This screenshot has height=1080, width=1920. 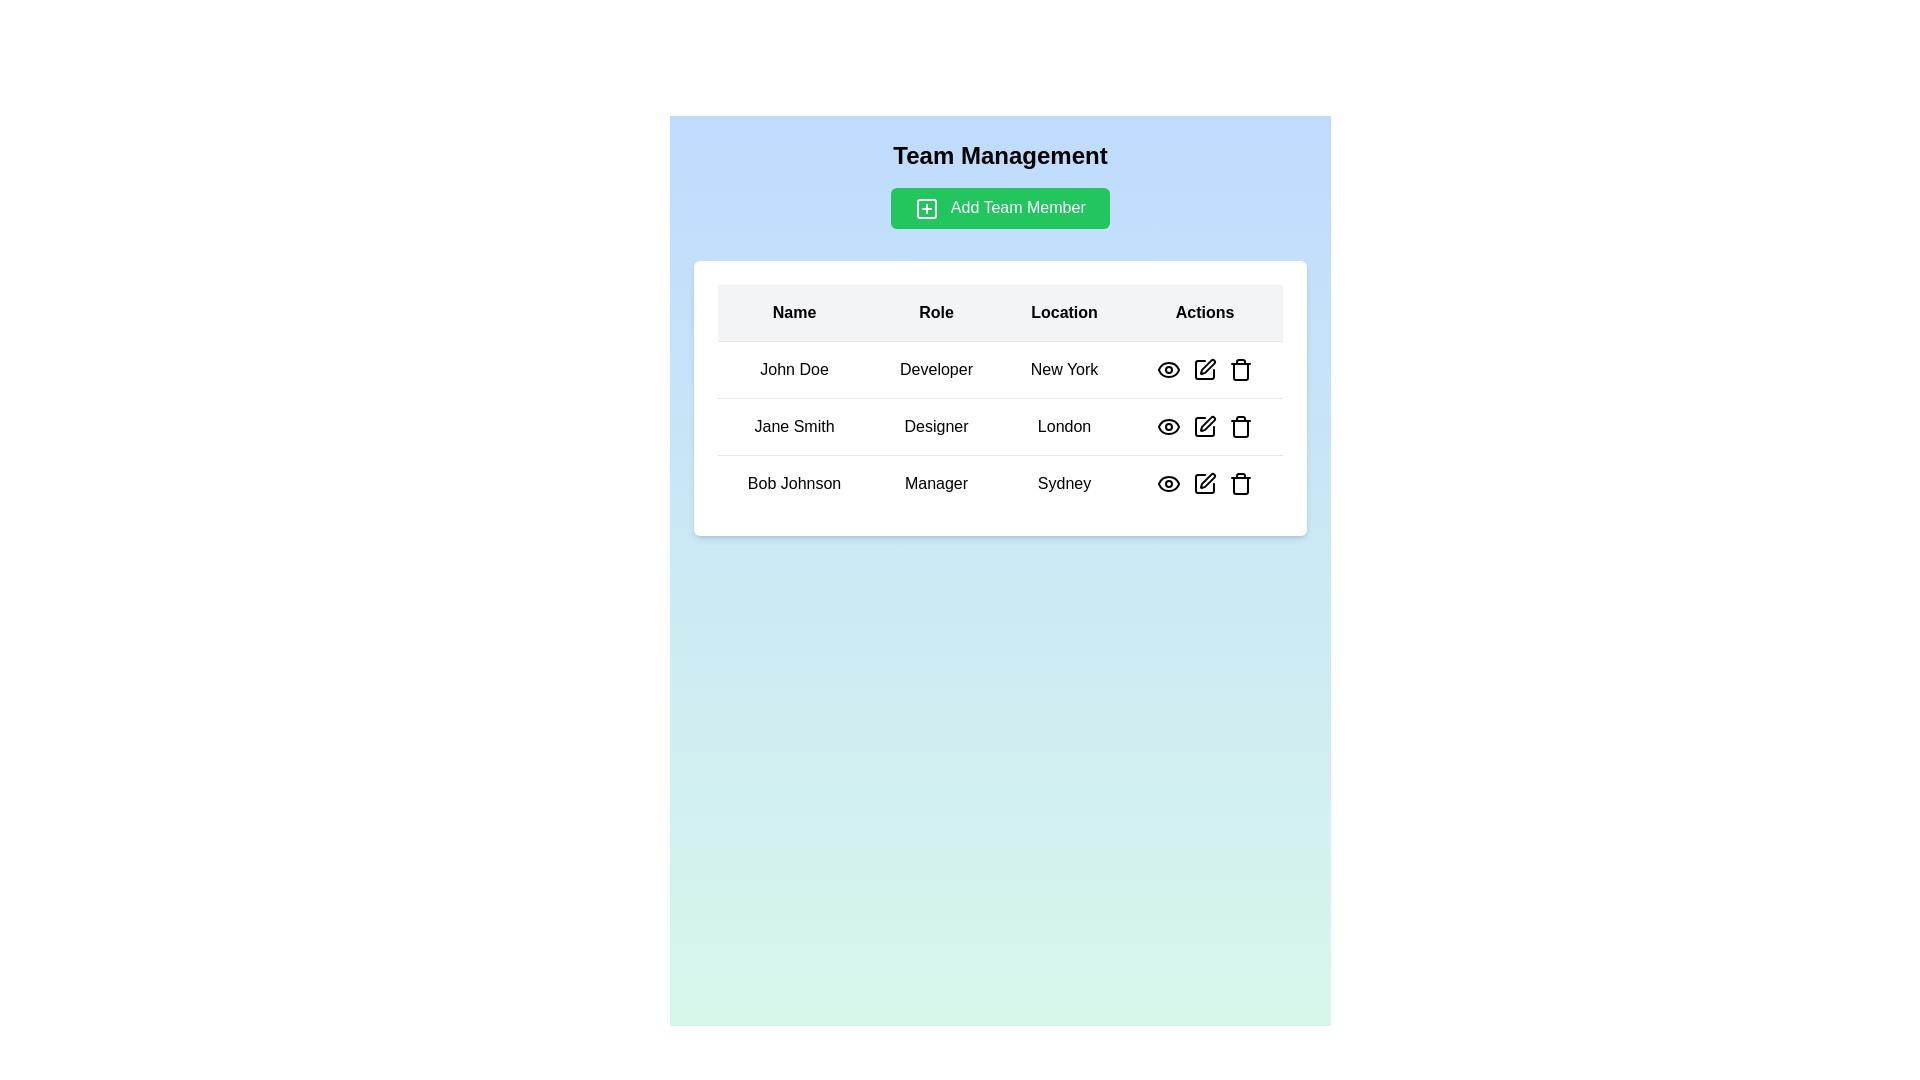 I want to click on the icon-based button in the 'Actions' column of the third row for 'Bob Johnson - Manager - Sydney', so click(x=1169, y=483).